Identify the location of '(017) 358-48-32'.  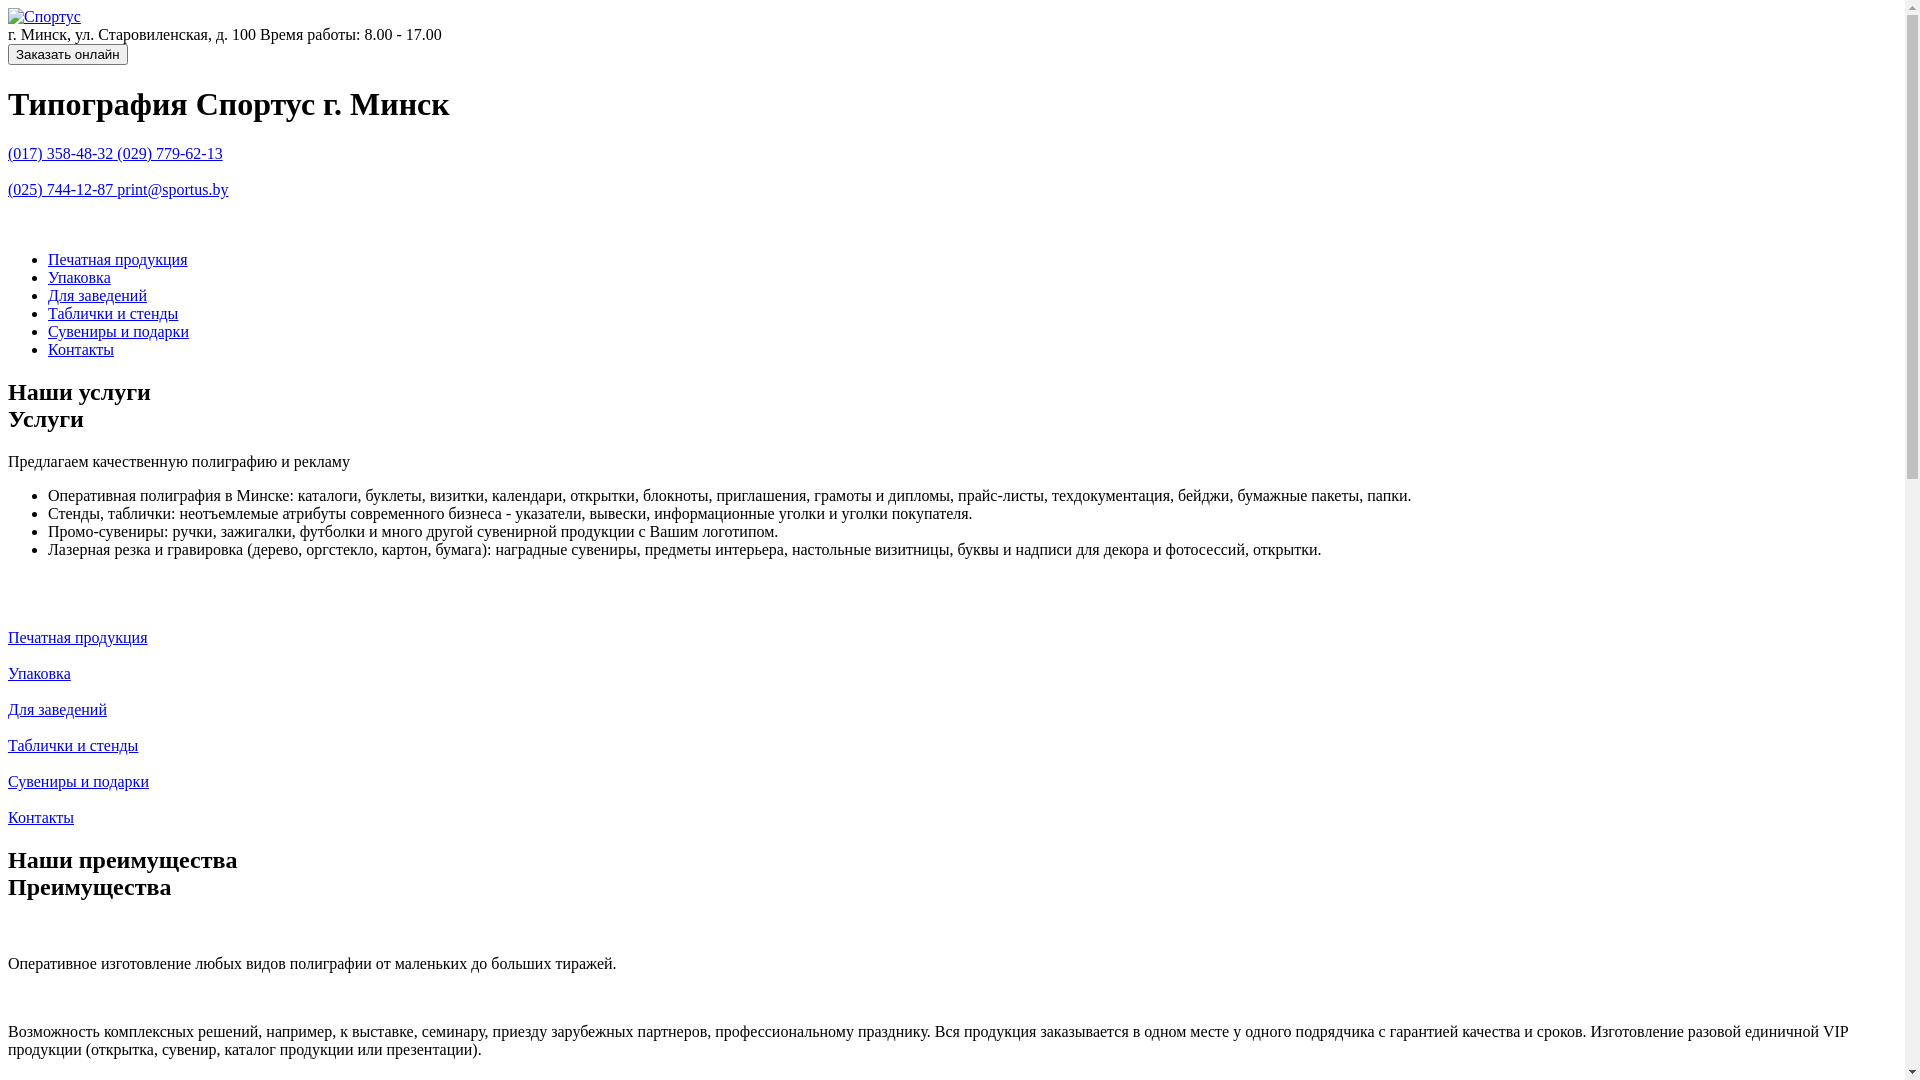
(62, 152).